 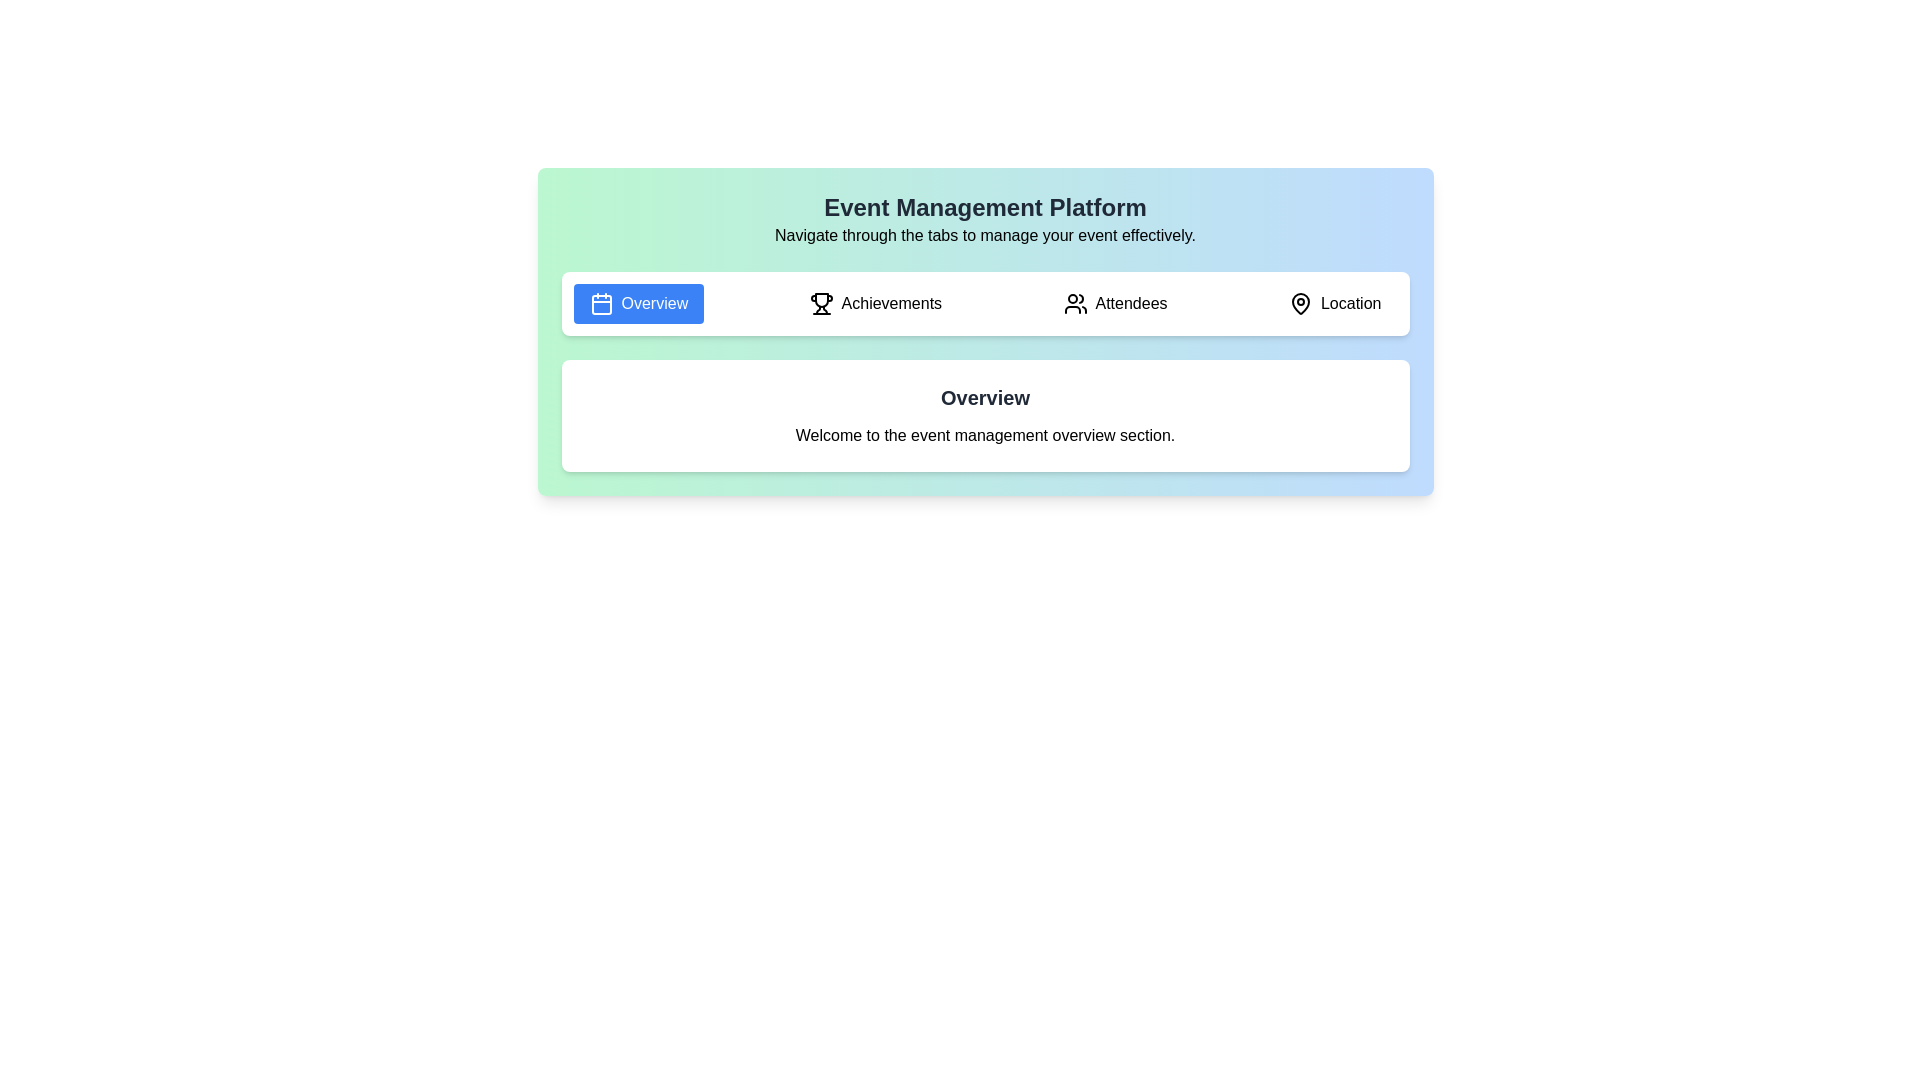 What do you see at coordinates (600, 304) in the screenshot?
I see `the calendar icon with a white fill and blue background, which is located to the left of the 'Overview' text in the navigation bar of the application` at bounding box center [600, 304].